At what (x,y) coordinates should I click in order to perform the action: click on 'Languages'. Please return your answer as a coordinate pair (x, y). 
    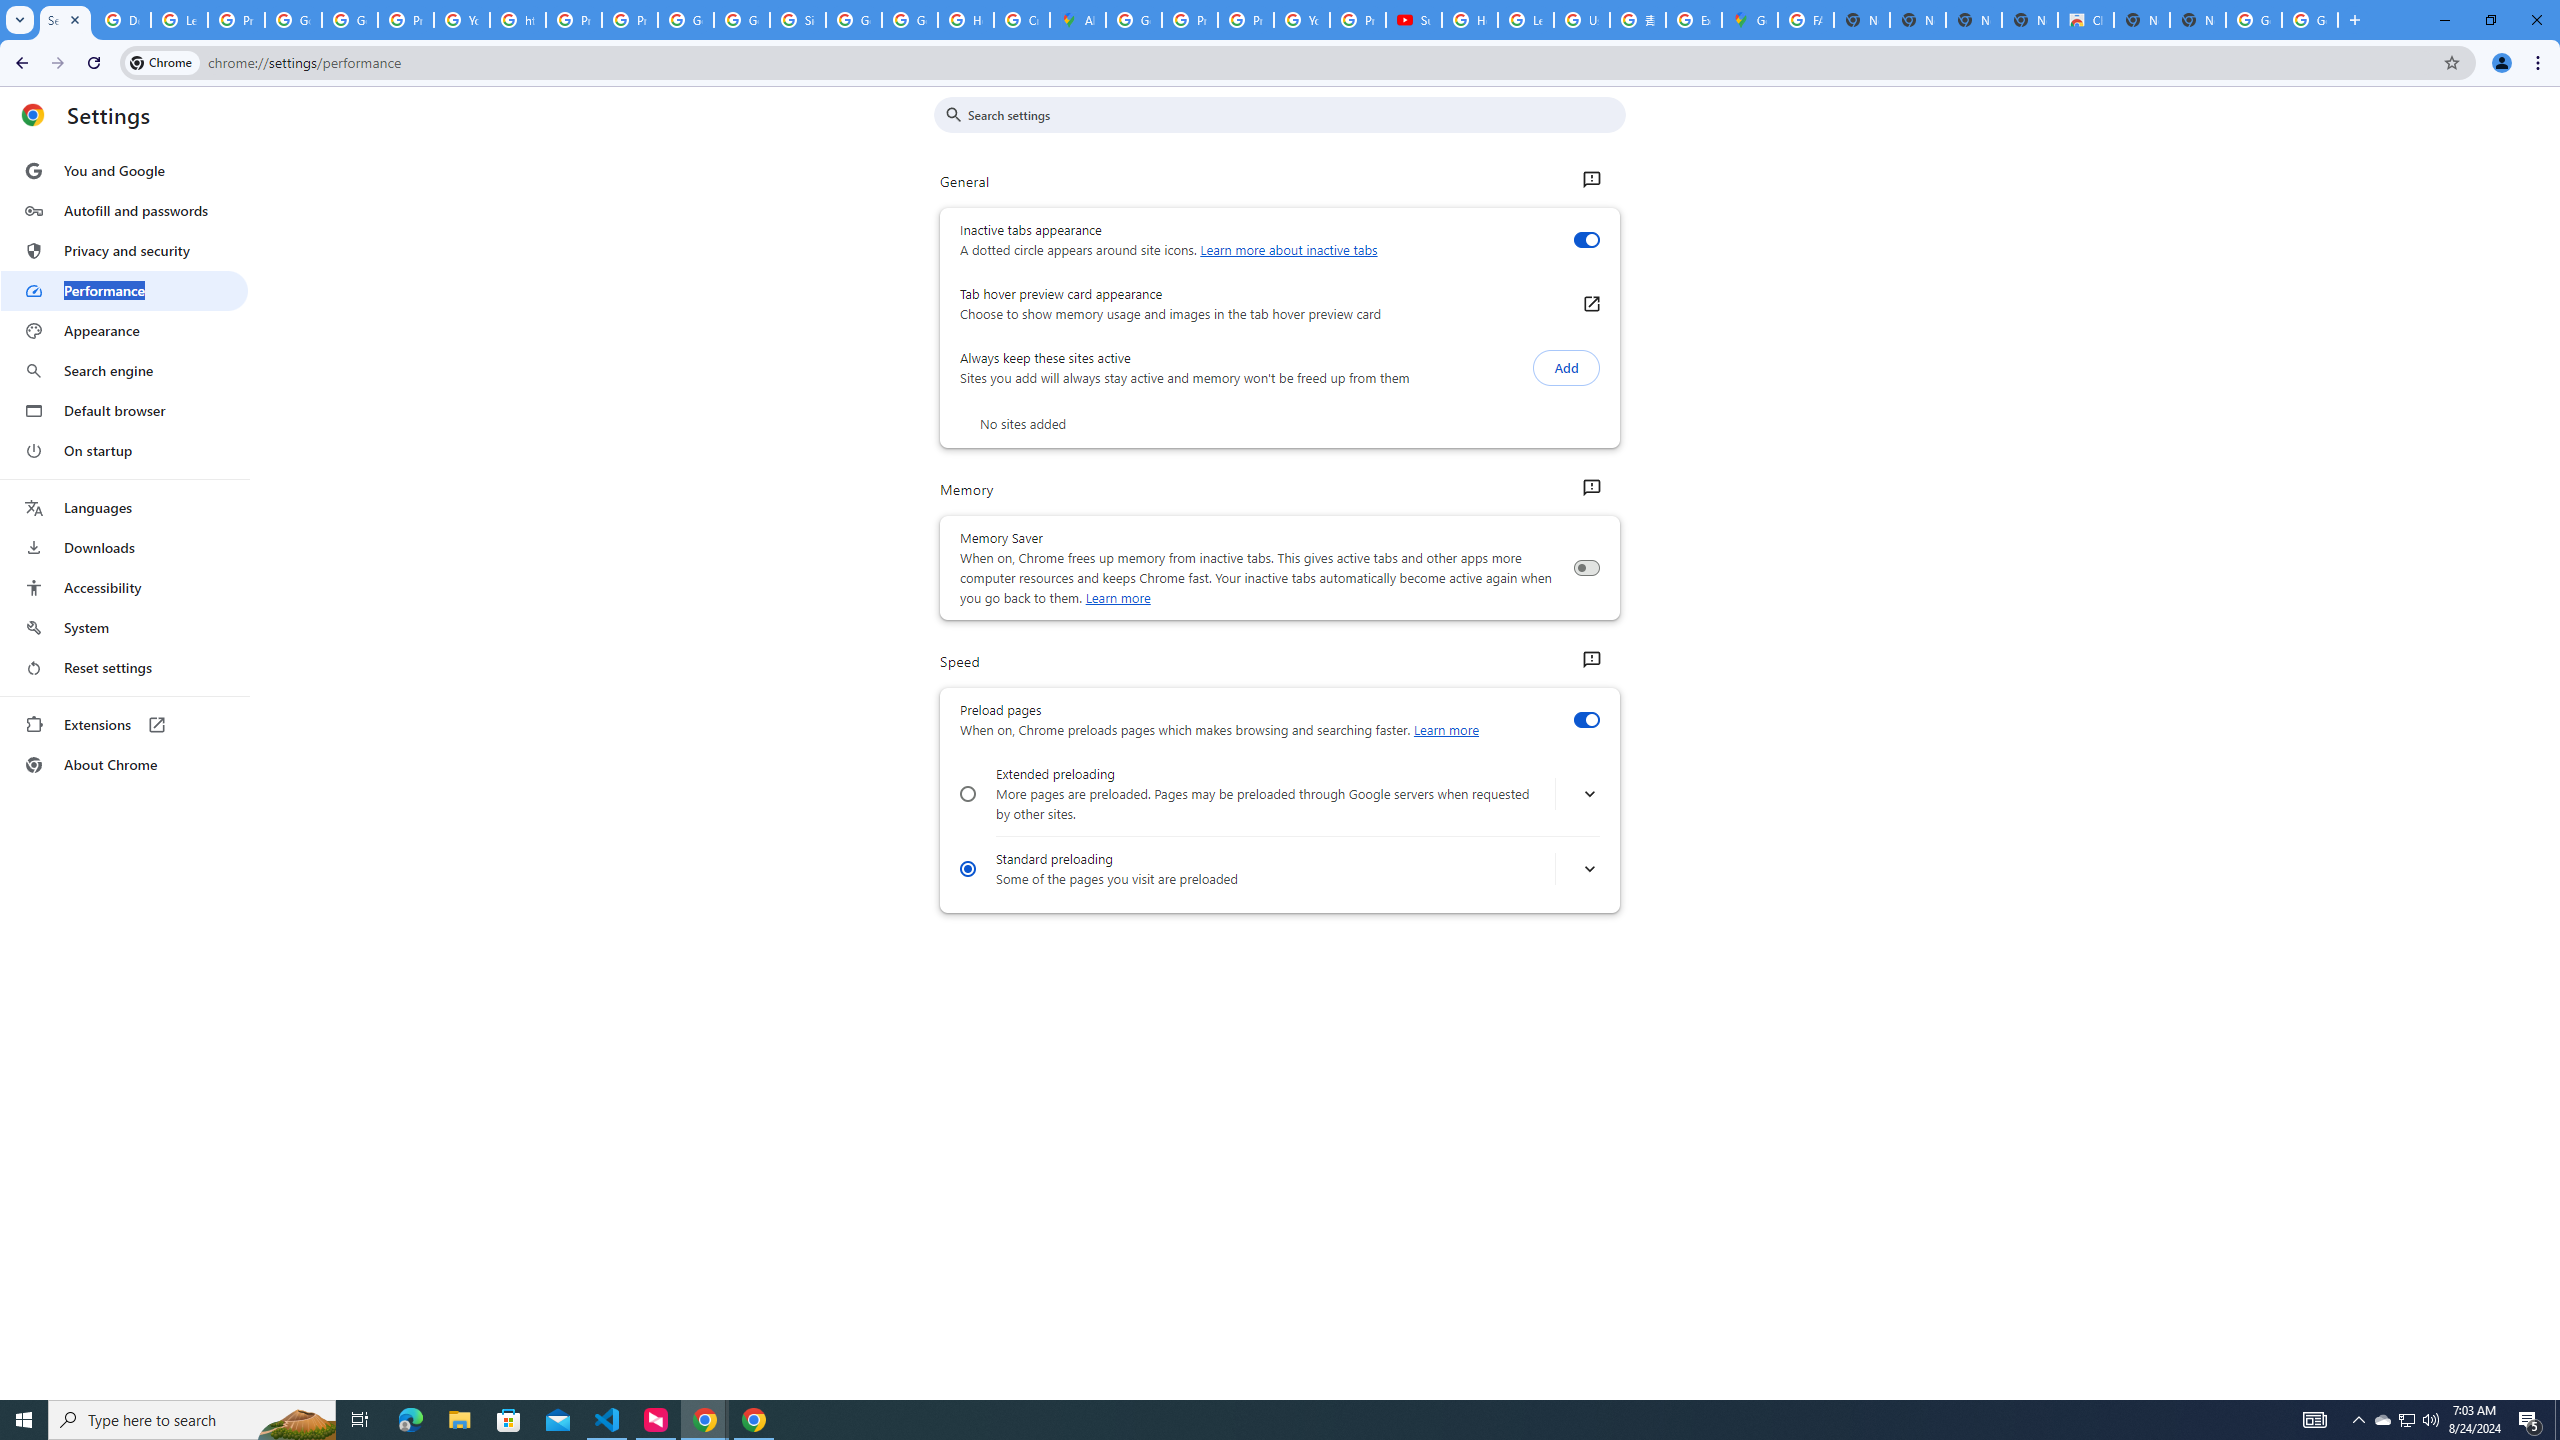
    Looking at the image, I should click on (123, 508).